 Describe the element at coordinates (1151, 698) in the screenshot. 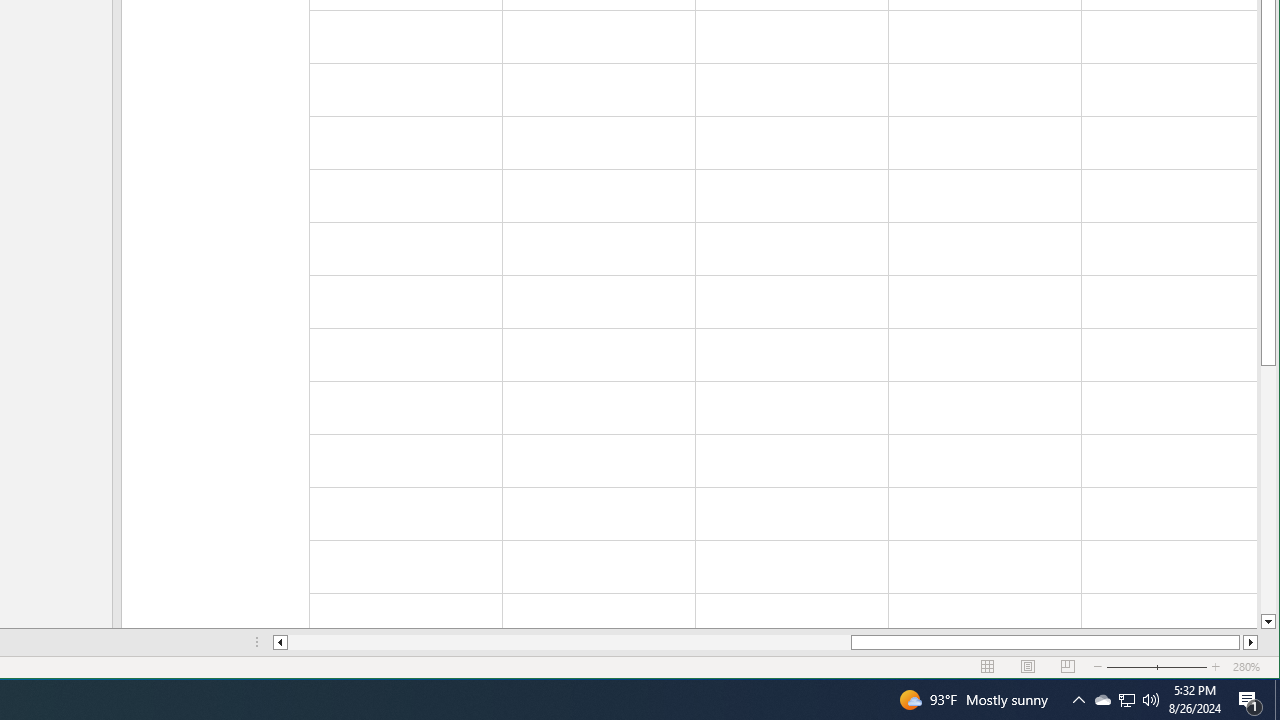

I see `'Q2790: 100%'` at that location.